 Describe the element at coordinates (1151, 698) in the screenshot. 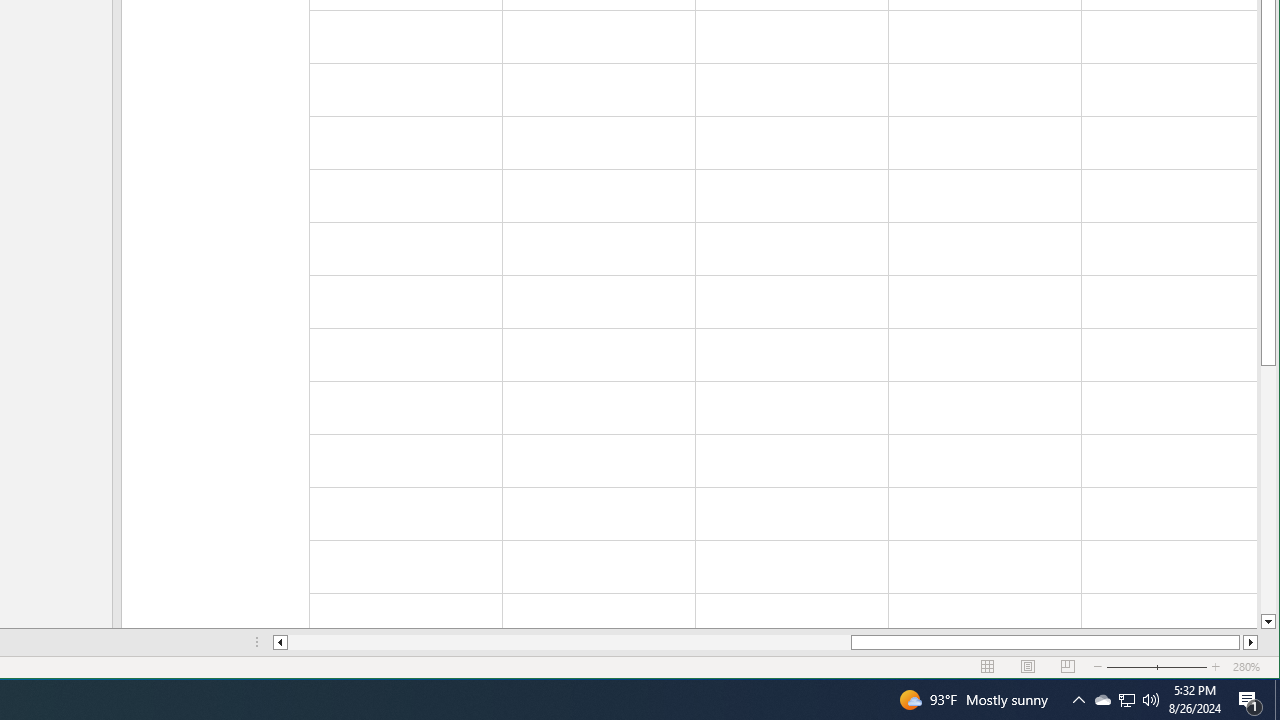

I see `'Q2790: 100%'` at that location.